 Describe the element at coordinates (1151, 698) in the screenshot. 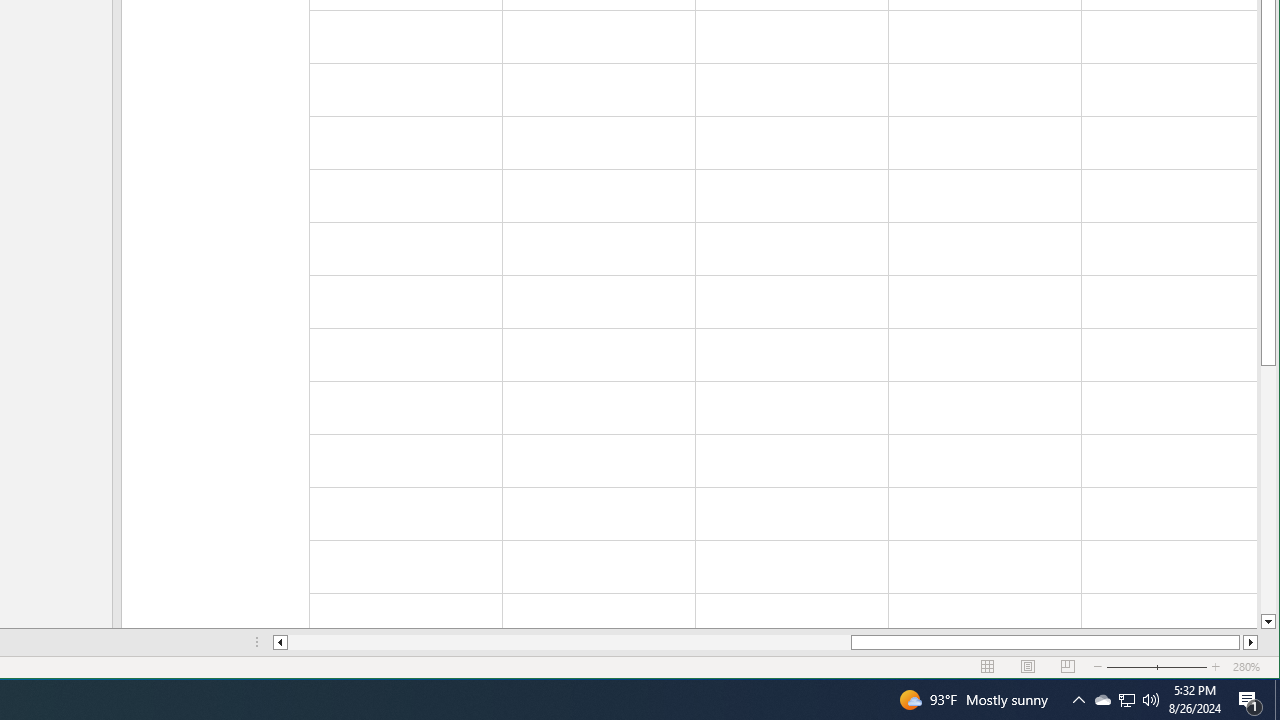

I see `'Q2790: 100%'` at that location.